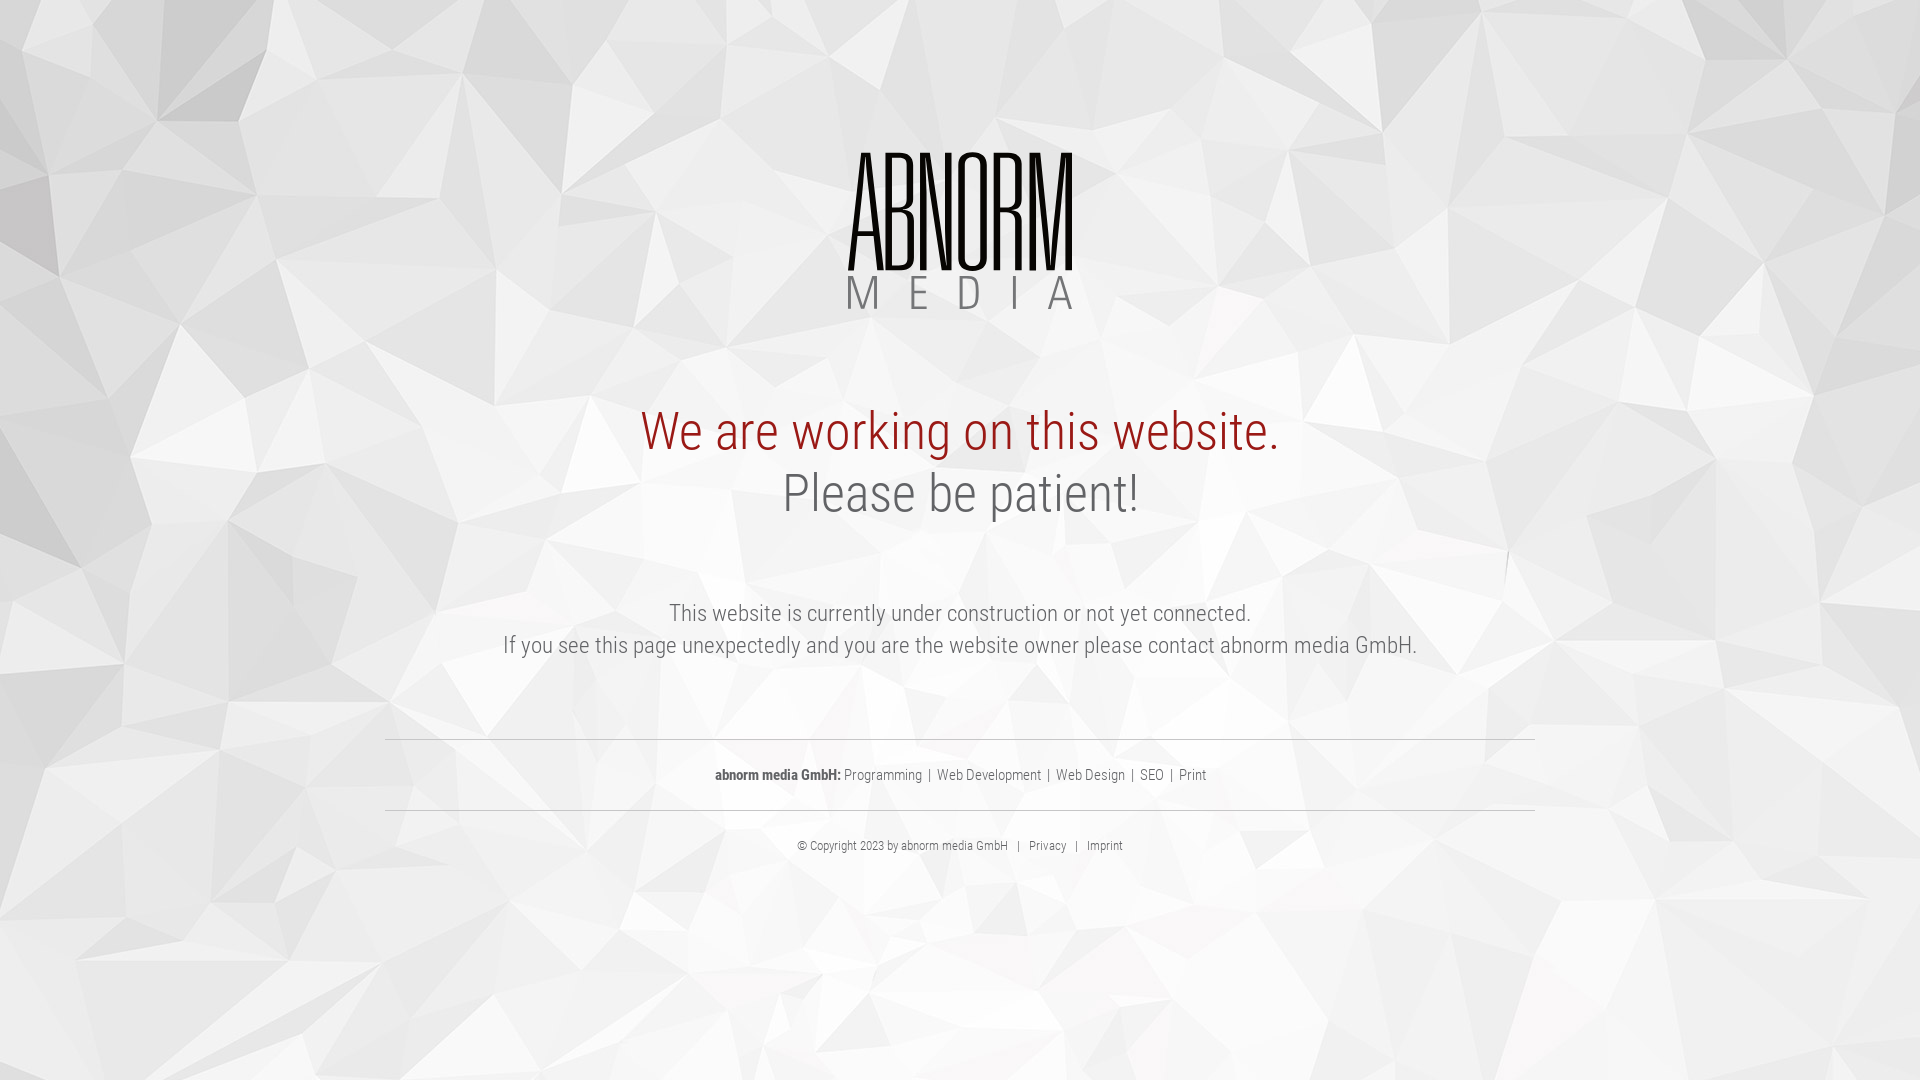 The height and width of the screenshot is (1080, 1920). What do you see at coordinates (1046, 845) in the screenshot?
I see `'Privacy'` at bounding box center [1046, 845].